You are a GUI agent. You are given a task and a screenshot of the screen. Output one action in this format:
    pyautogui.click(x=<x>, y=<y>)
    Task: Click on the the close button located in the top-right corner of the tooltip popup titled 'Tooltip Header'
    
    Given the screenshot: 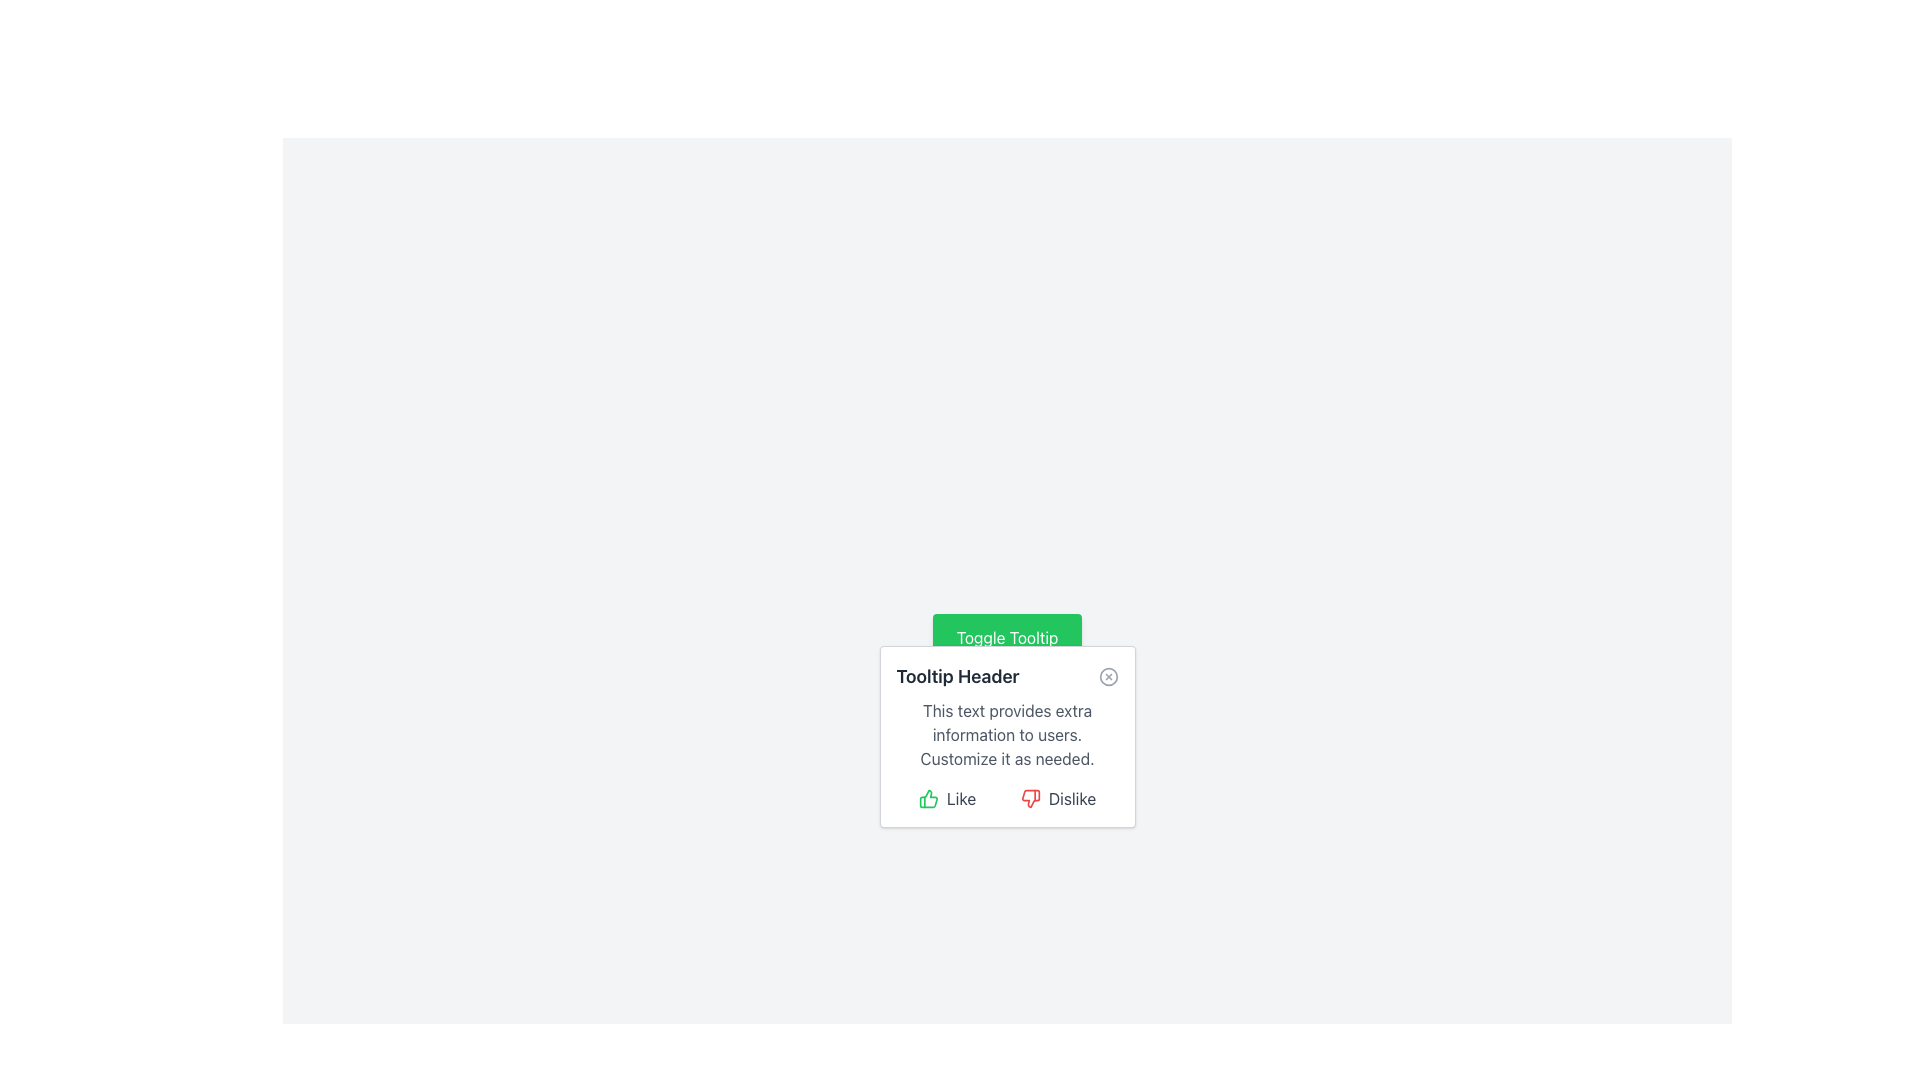 What is the action you would take?
    pyautogui.click(x=1107, y=676)
    